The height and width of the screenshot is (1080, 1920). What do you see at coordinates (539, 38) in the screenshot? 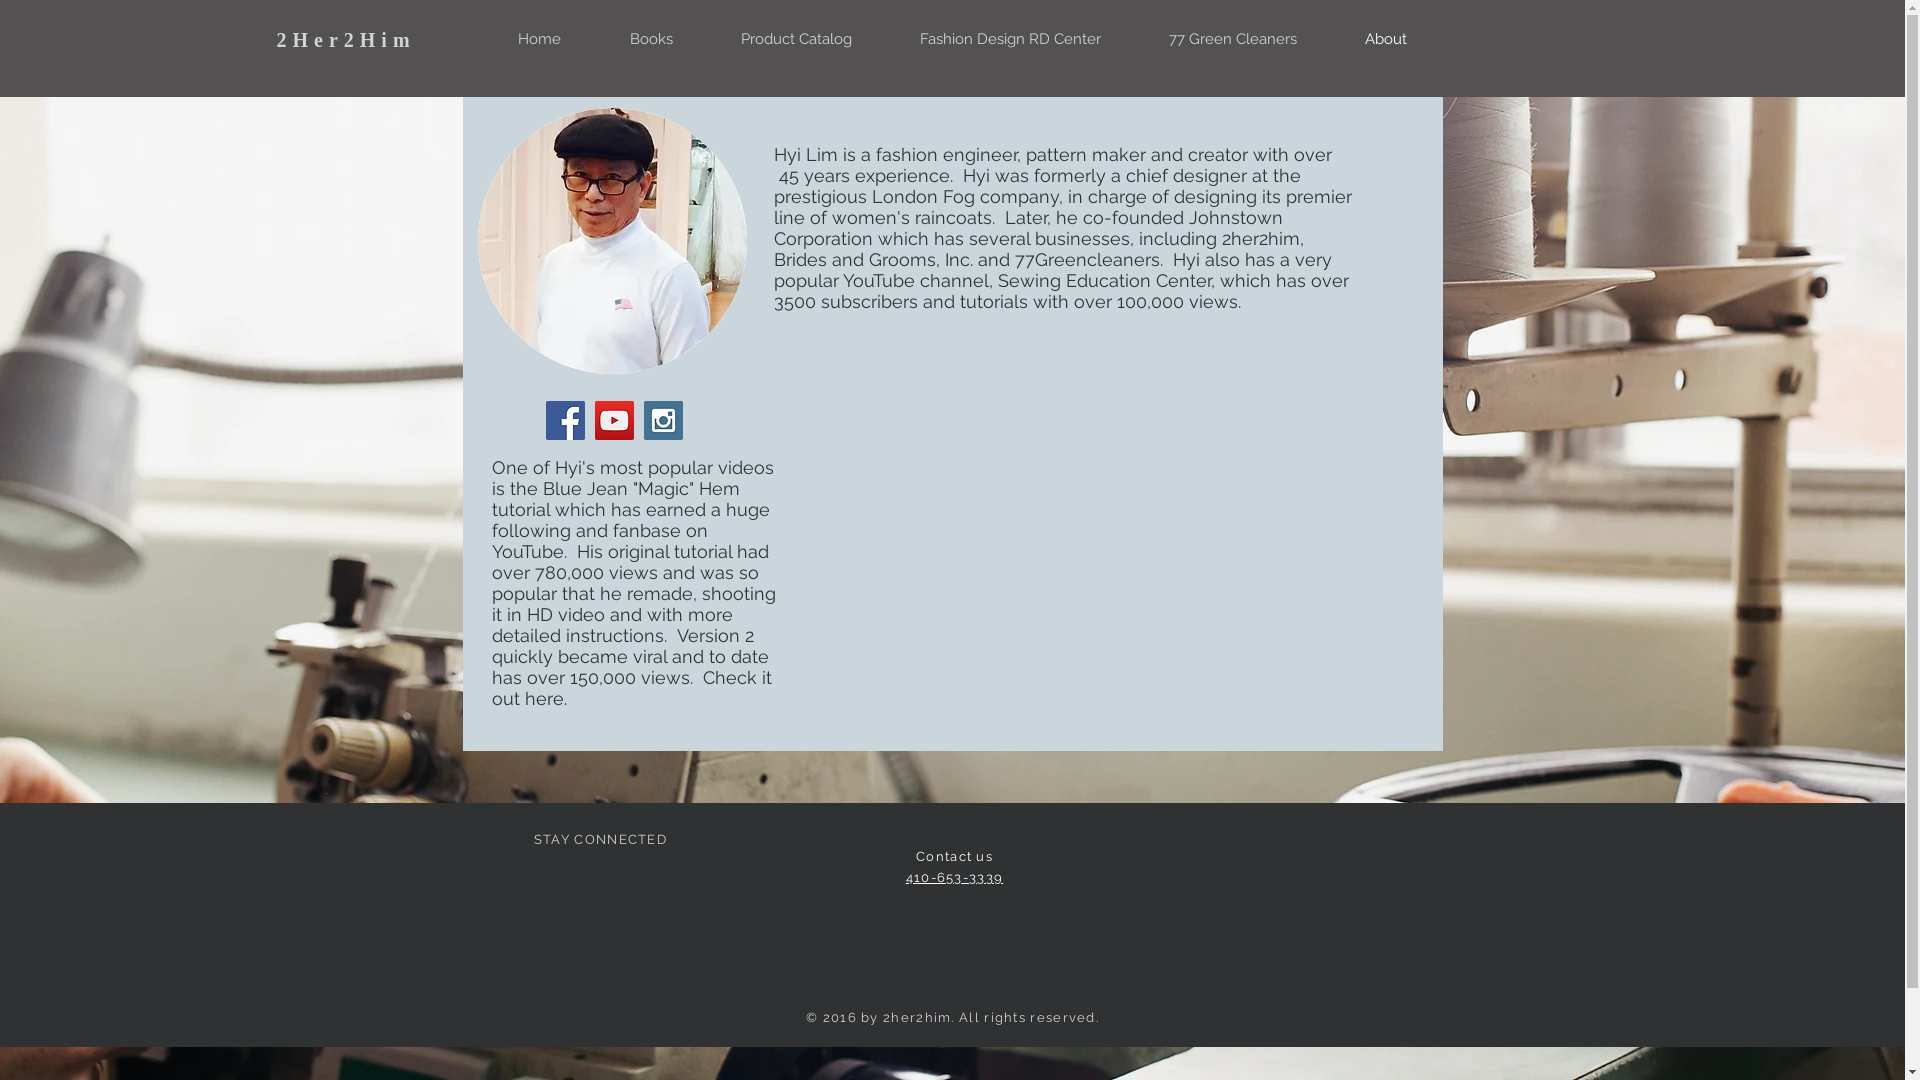
I see `'Home'` at bounding box center [539, 38].